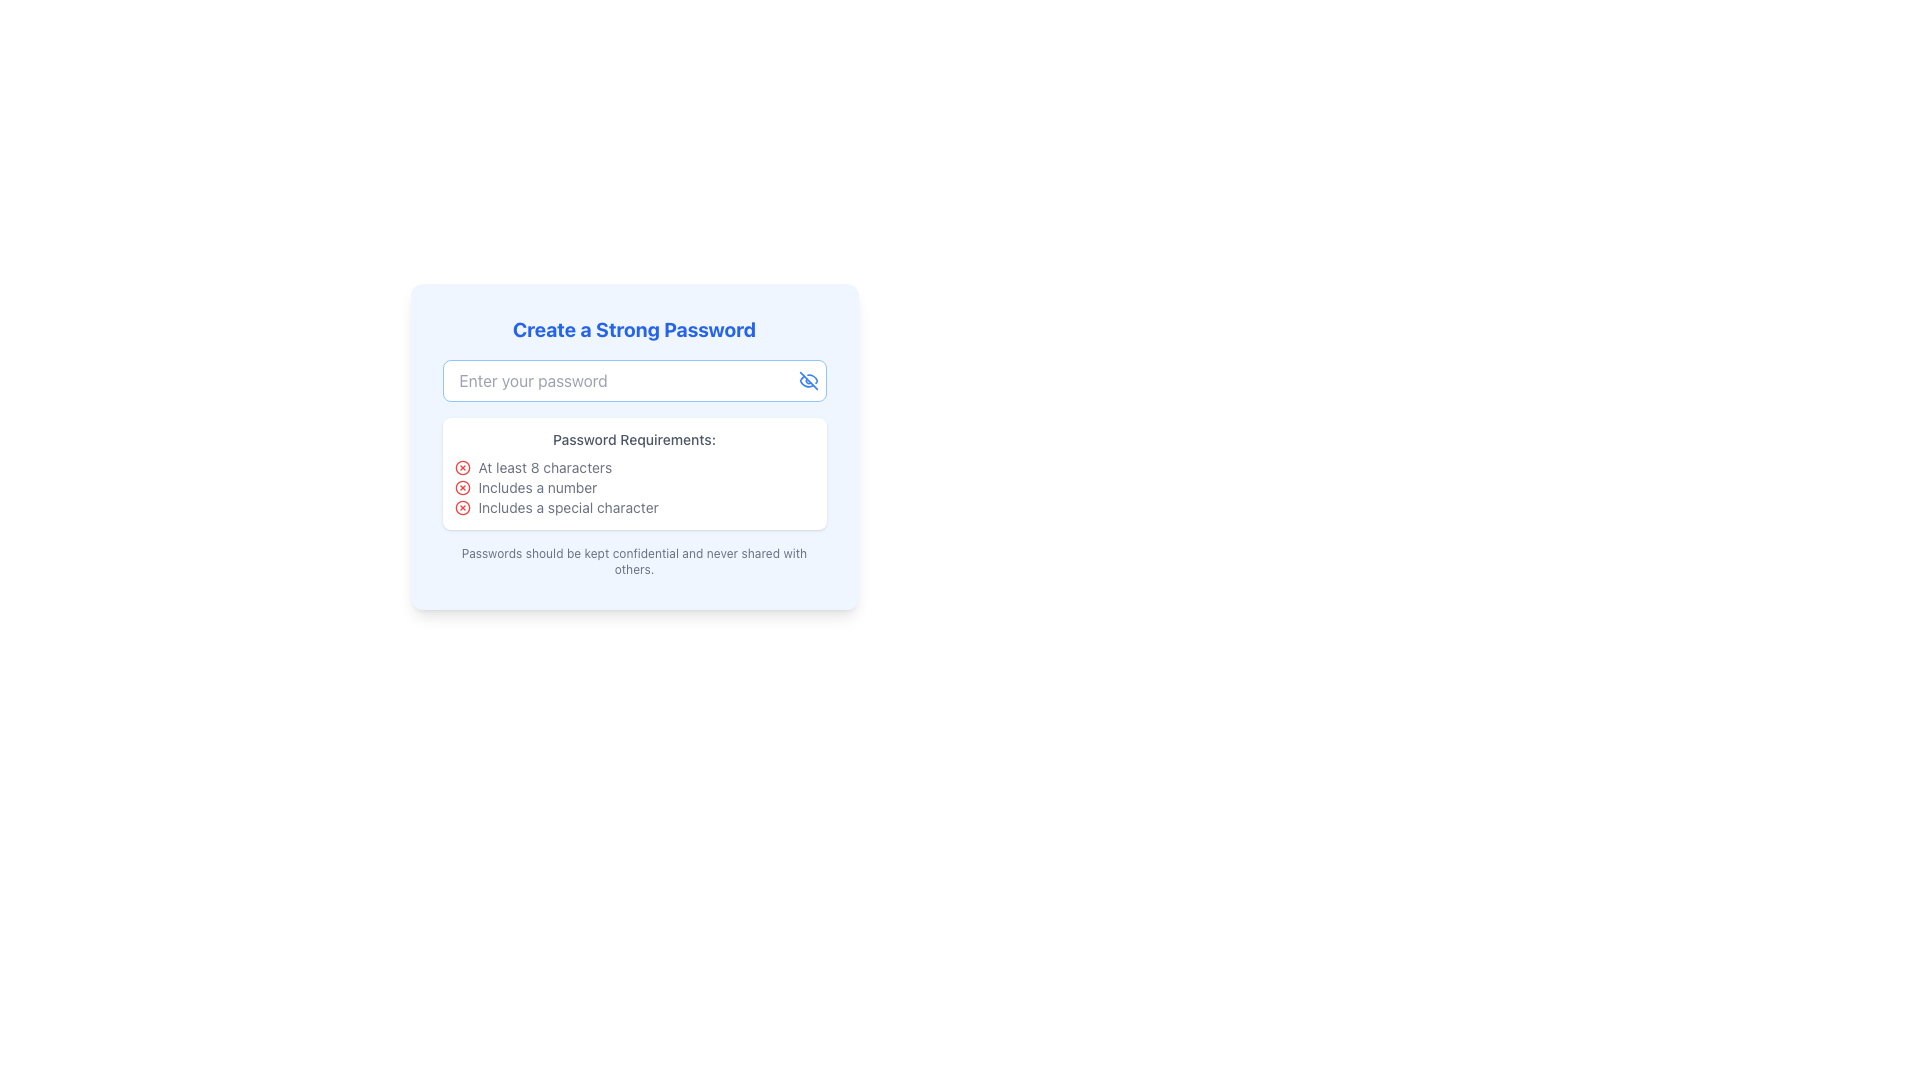 The image size is (1920, 1080). What do you see at coordinates (545, 467) in the screenshot?
I see `the text label that displays 'At least 8 characters', which is styled in small gray font and is the first item in the list of password requirements located under the password input field` at bounding box center [545, 467].